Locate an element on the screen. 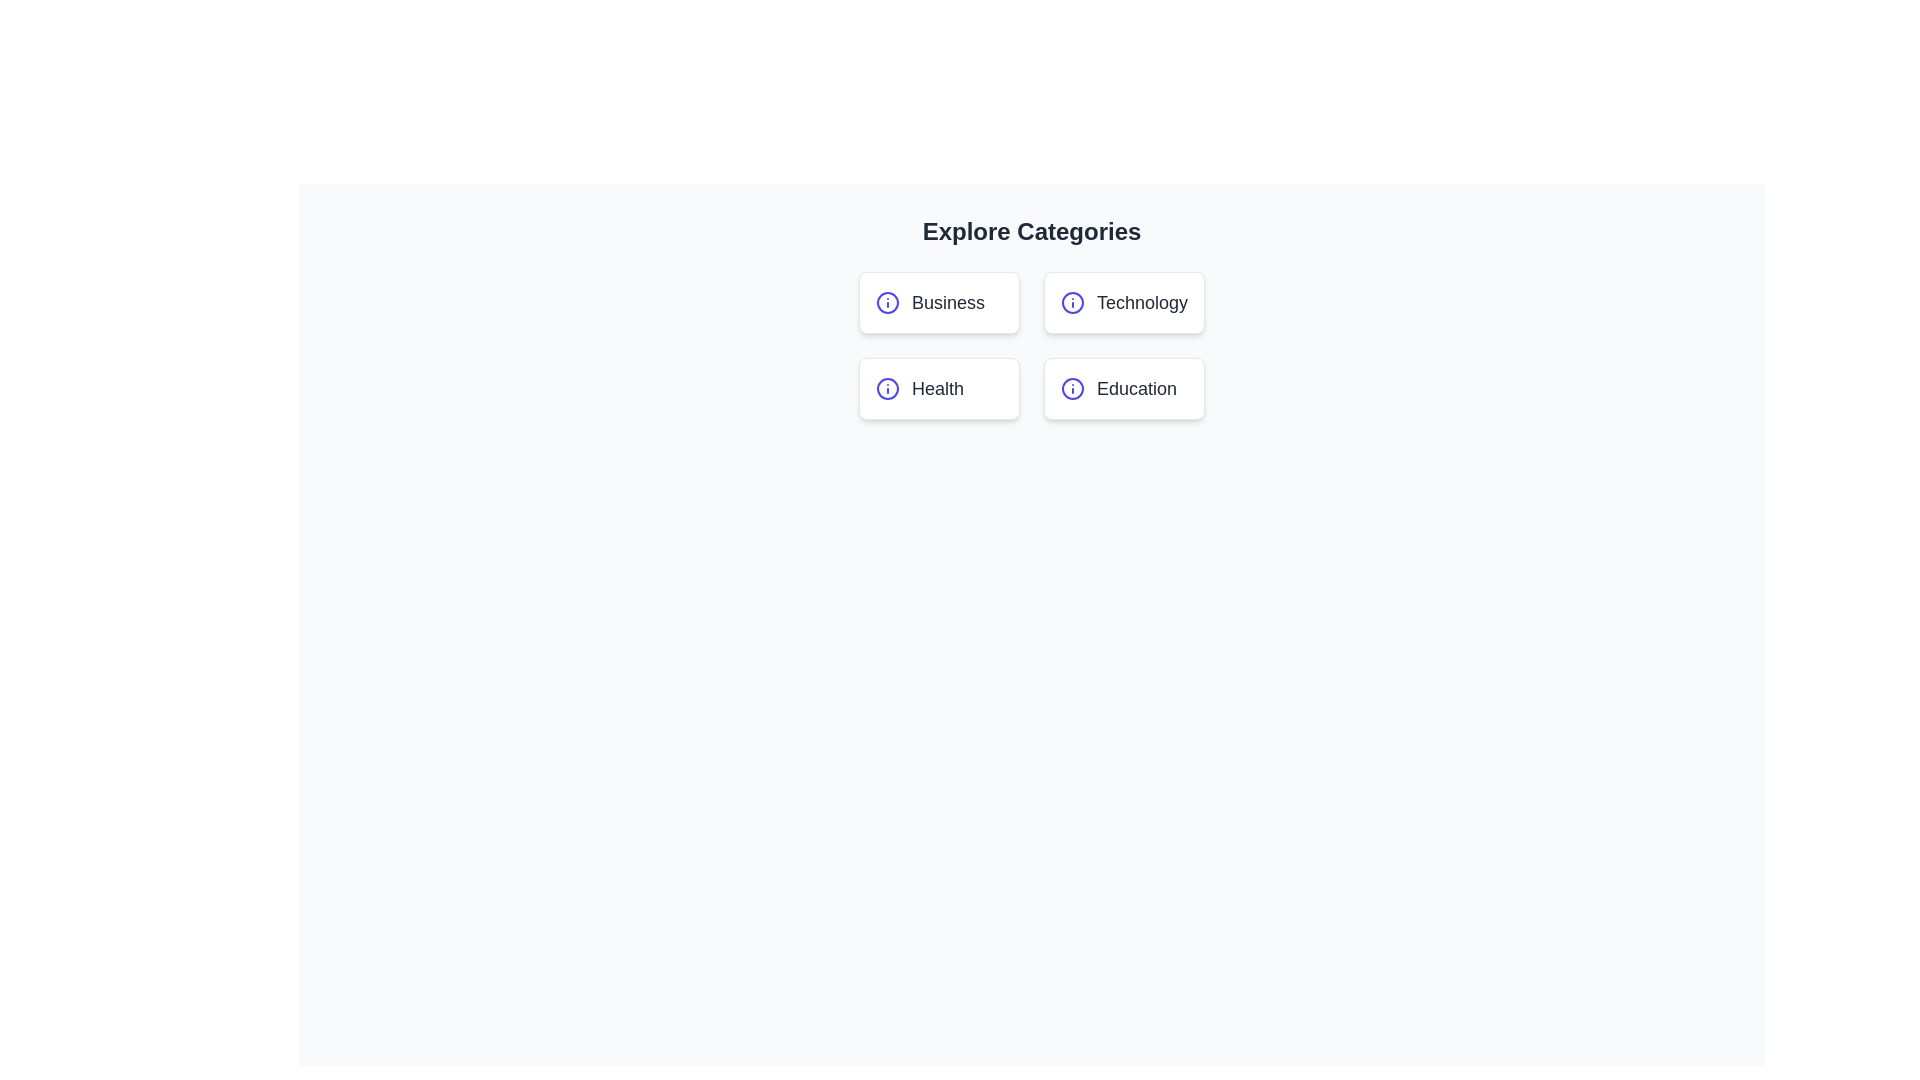  the 'Education' label located in the bottom-right card among a grid of four cards is located at coordinates (1124, 389).